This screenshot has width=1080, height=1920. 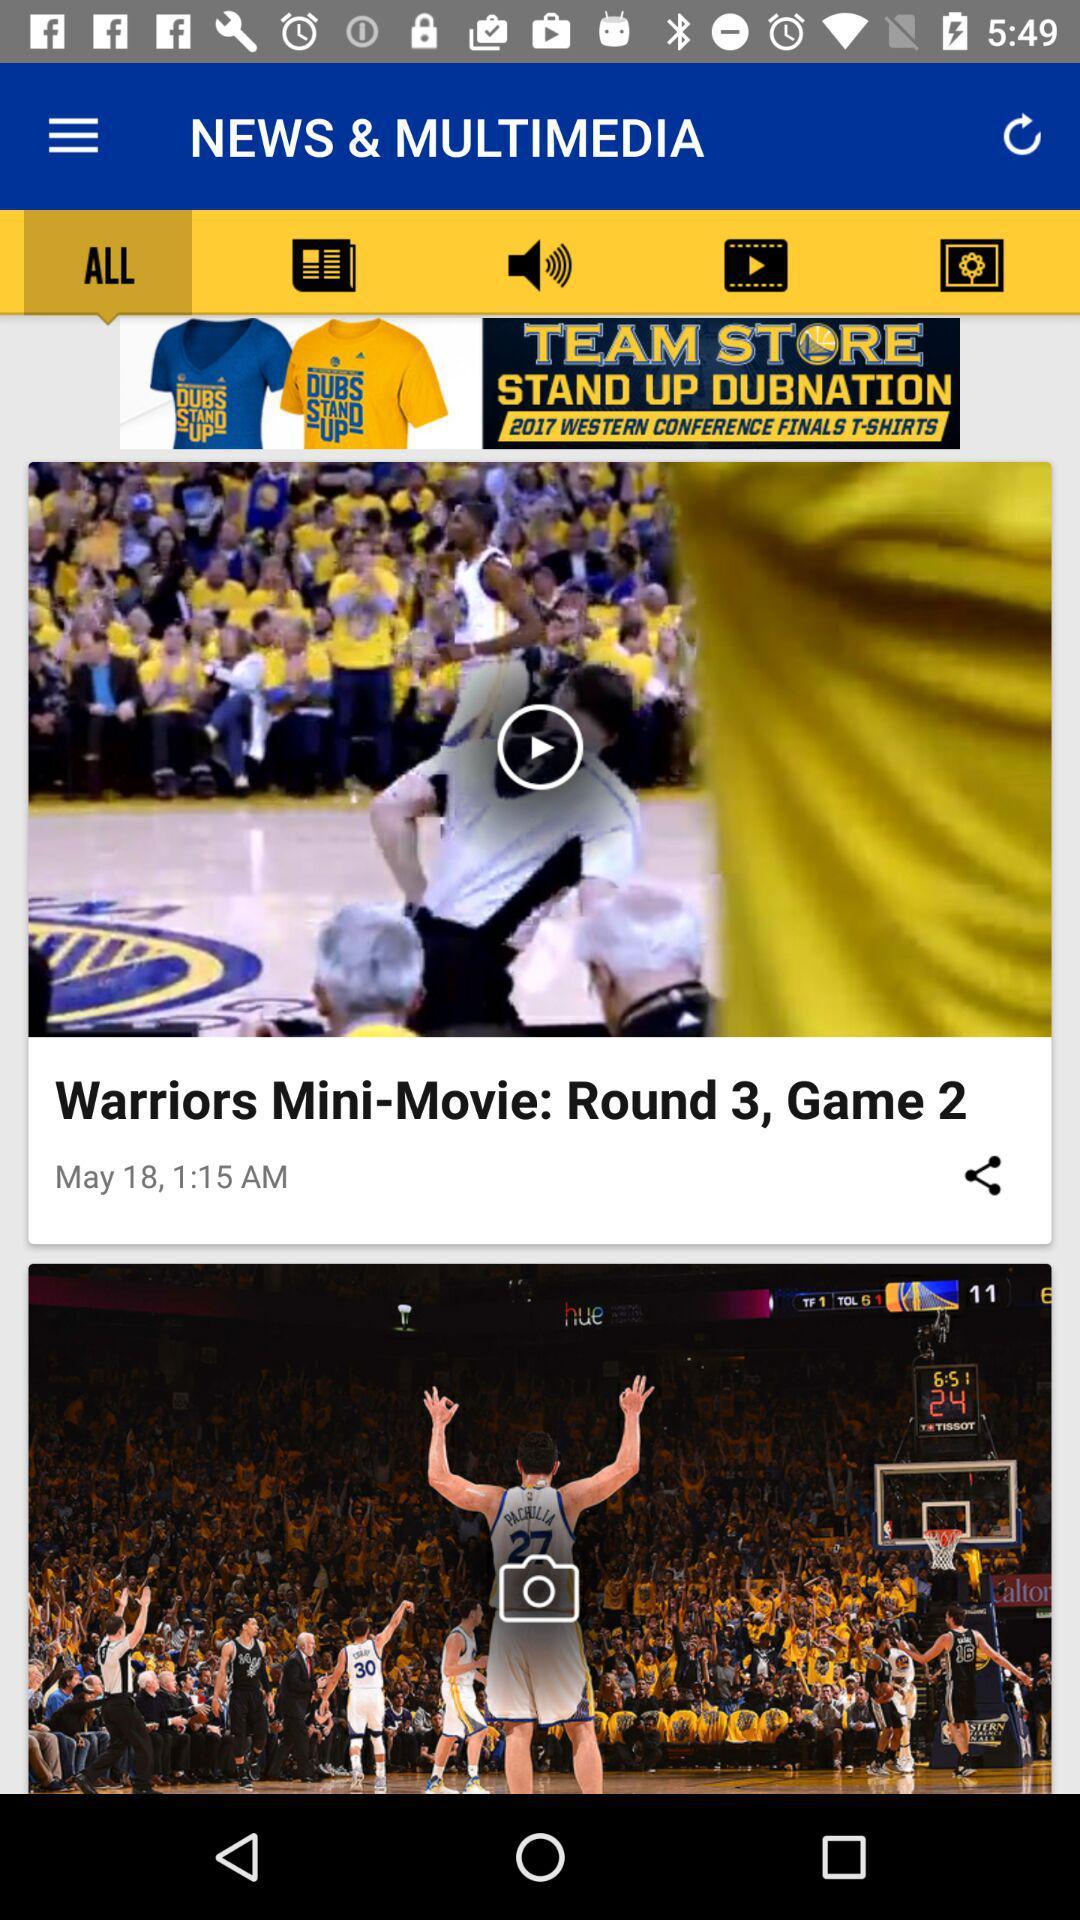 What do you see at coordinates (981, 1175) in the screenshot?
I see `the icon to the right of may 18 1` at bounding box center [981, 1175].